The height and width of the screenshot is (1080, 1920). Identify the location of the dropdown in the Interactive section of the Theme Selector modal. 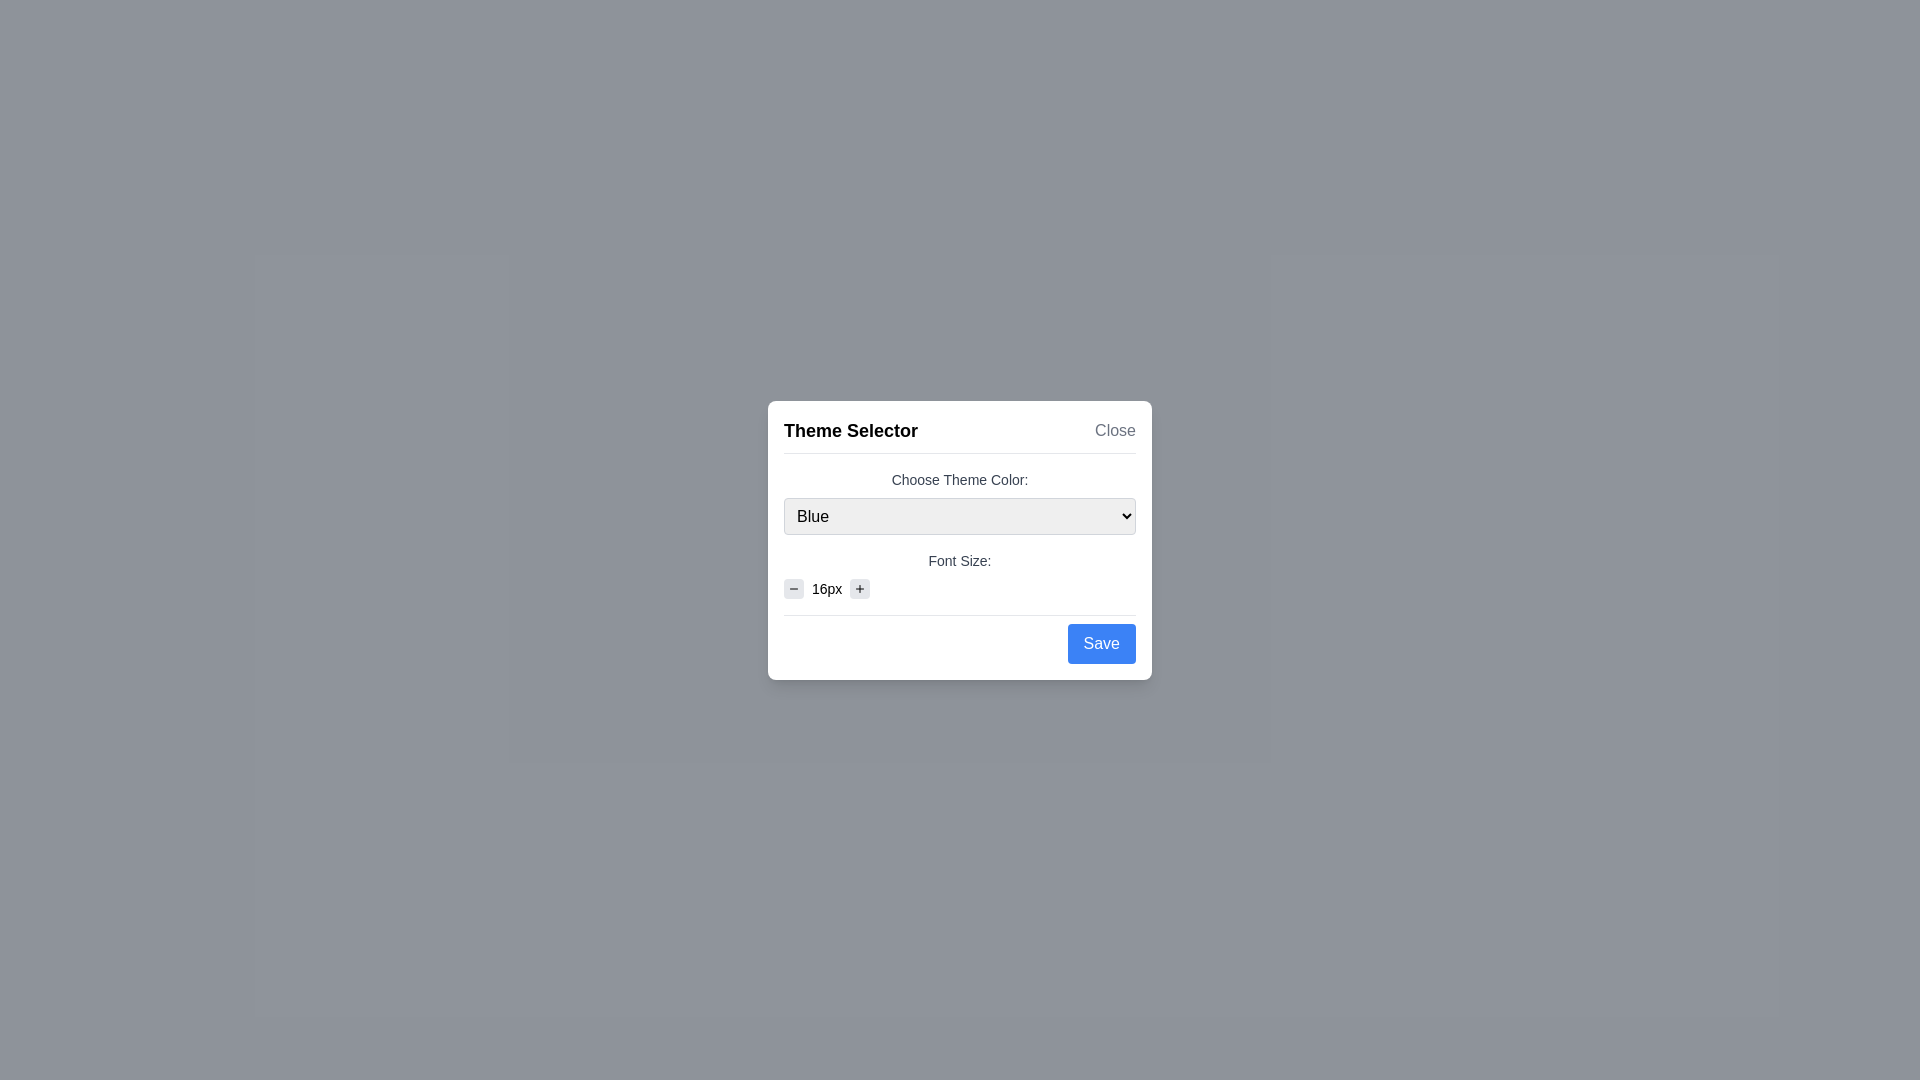
(960, 532).